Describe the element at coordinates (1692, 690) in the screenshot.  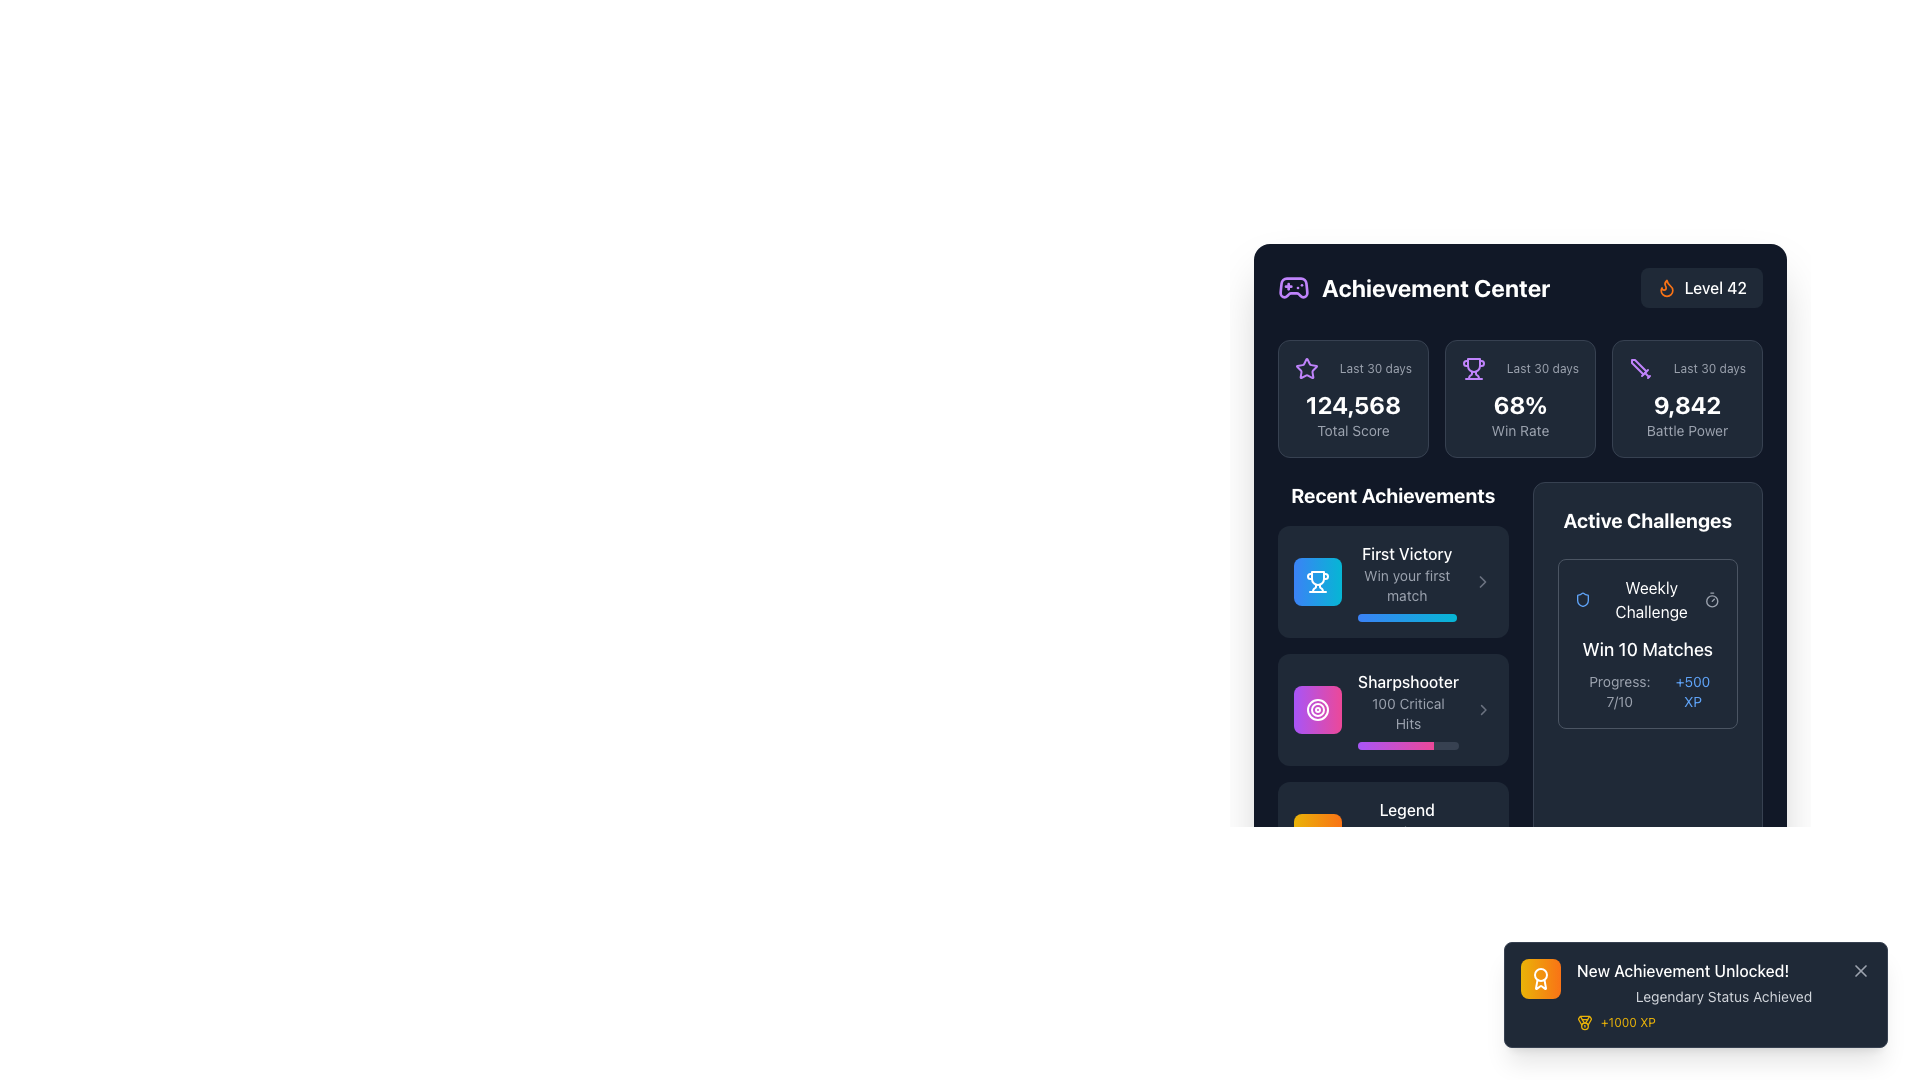
I see `the text element indicating 500 experience points (XP) in the 'Active Challenges' panel, located next to the 'Progress: 7/10' label under the 'Win 10 Matches' challenge` at that location.